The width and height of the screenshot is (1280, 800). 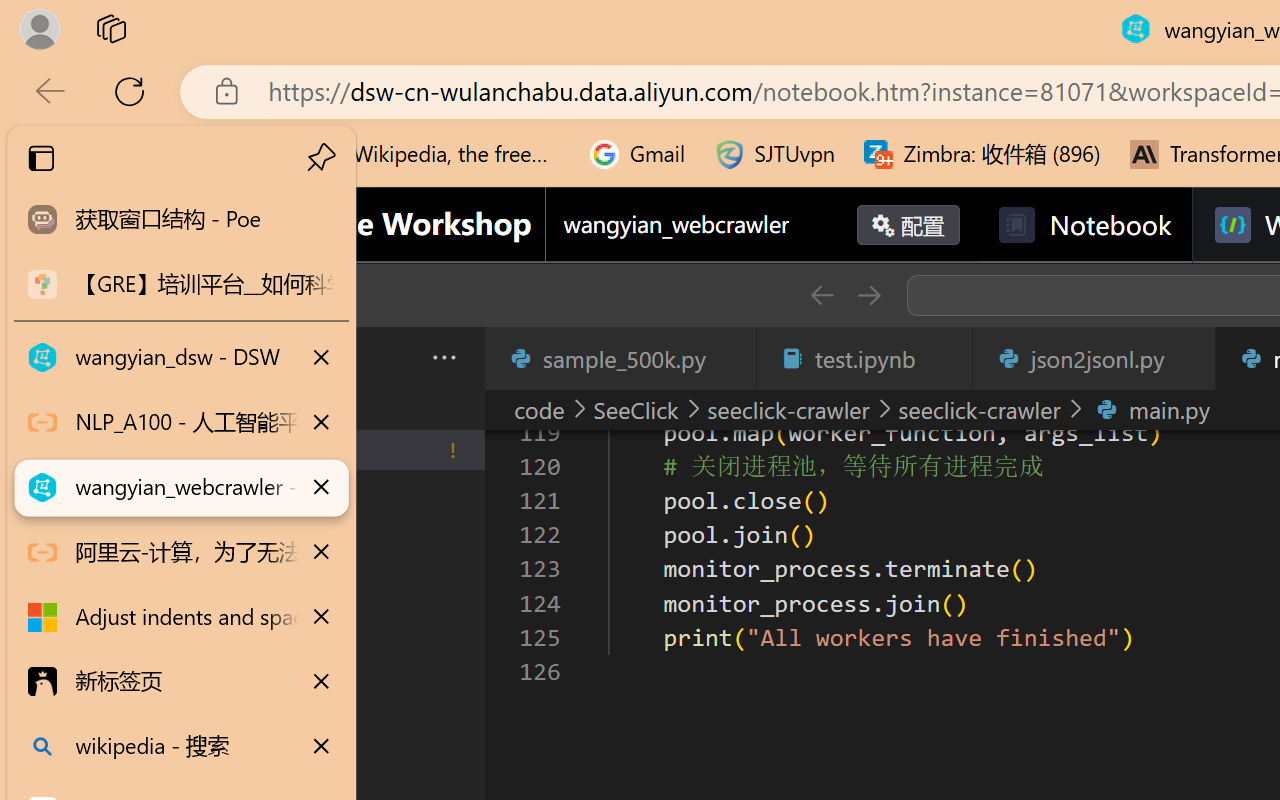 I want to click on 'Notebook', so click(x=1083, y=225).